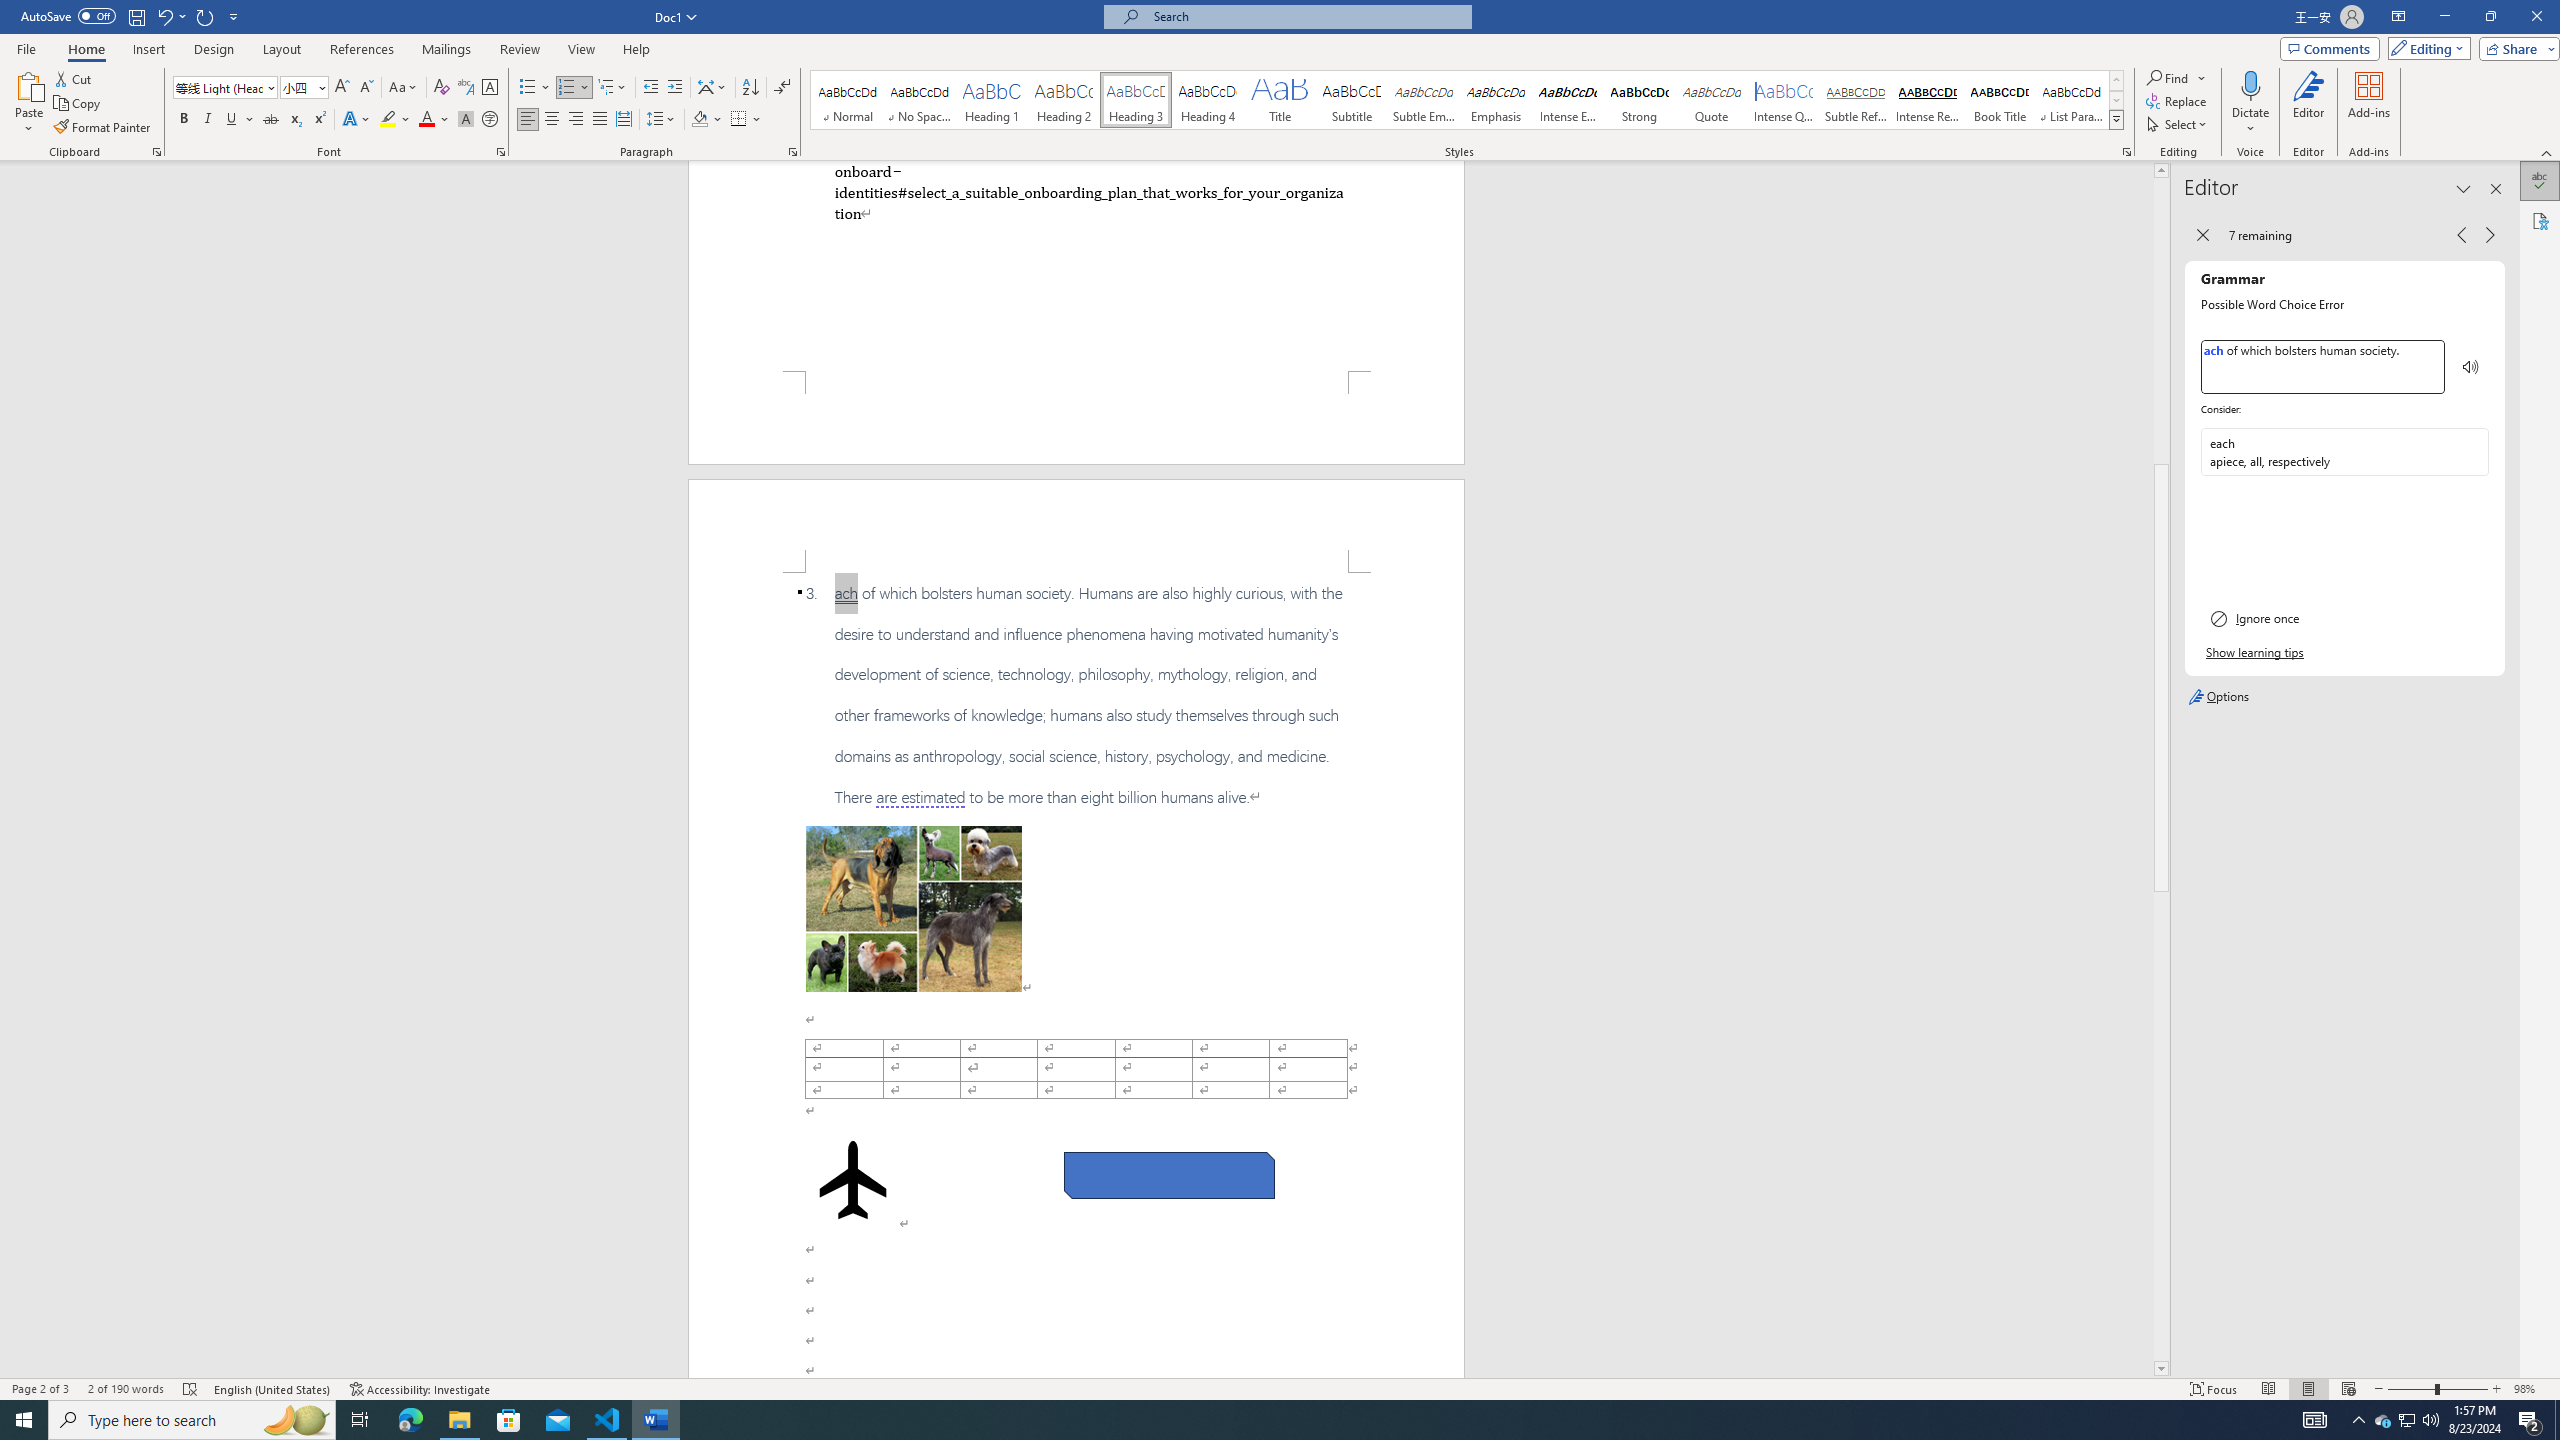 This screenshot has height=1440, width=2560. I want to click on 'Heading 4', so click(1207, 99).